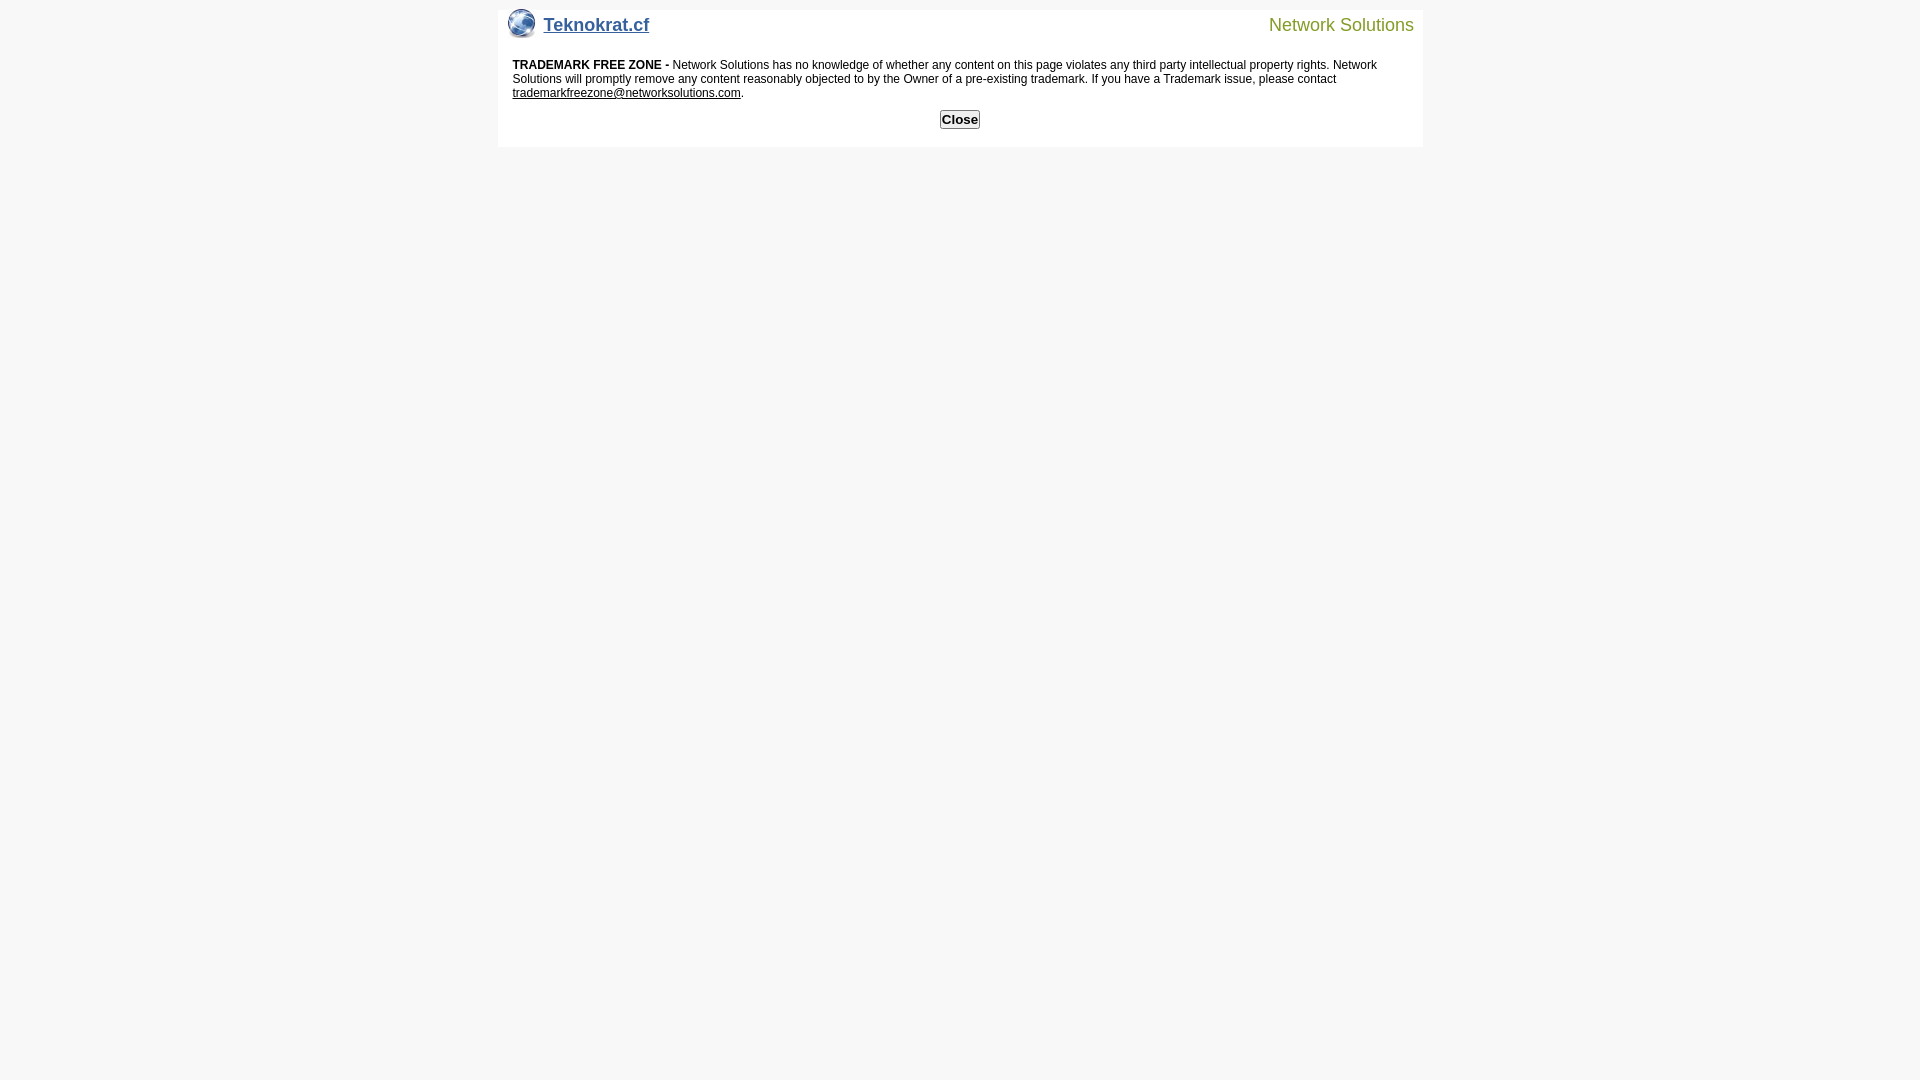  Describe the element at coordinates (624, 92) in the screenshot. I see `'trademarkfreezone@networksolutions.com'` at that location.